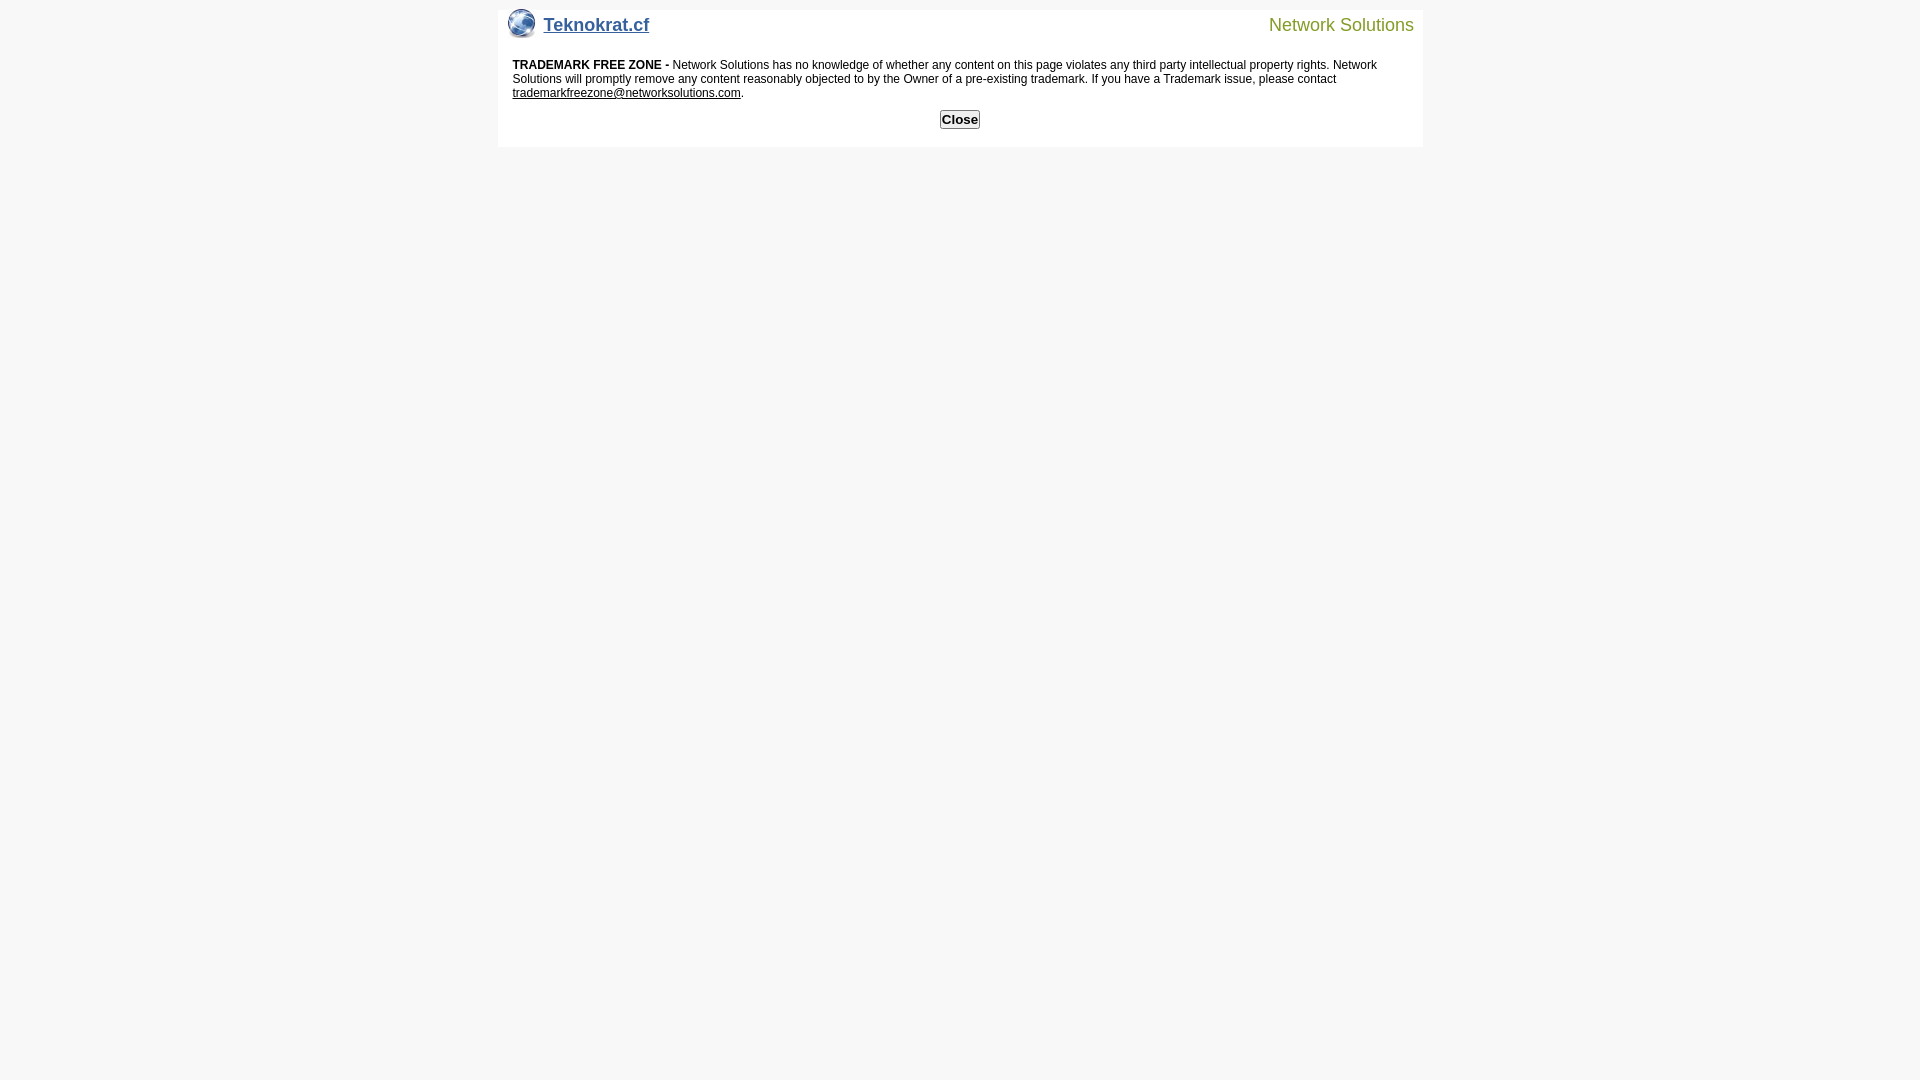  Describe the element at coordinates (624, 92) in the screenshot. I see `'trademarkfreezone@networksolutions.com'` at that location.